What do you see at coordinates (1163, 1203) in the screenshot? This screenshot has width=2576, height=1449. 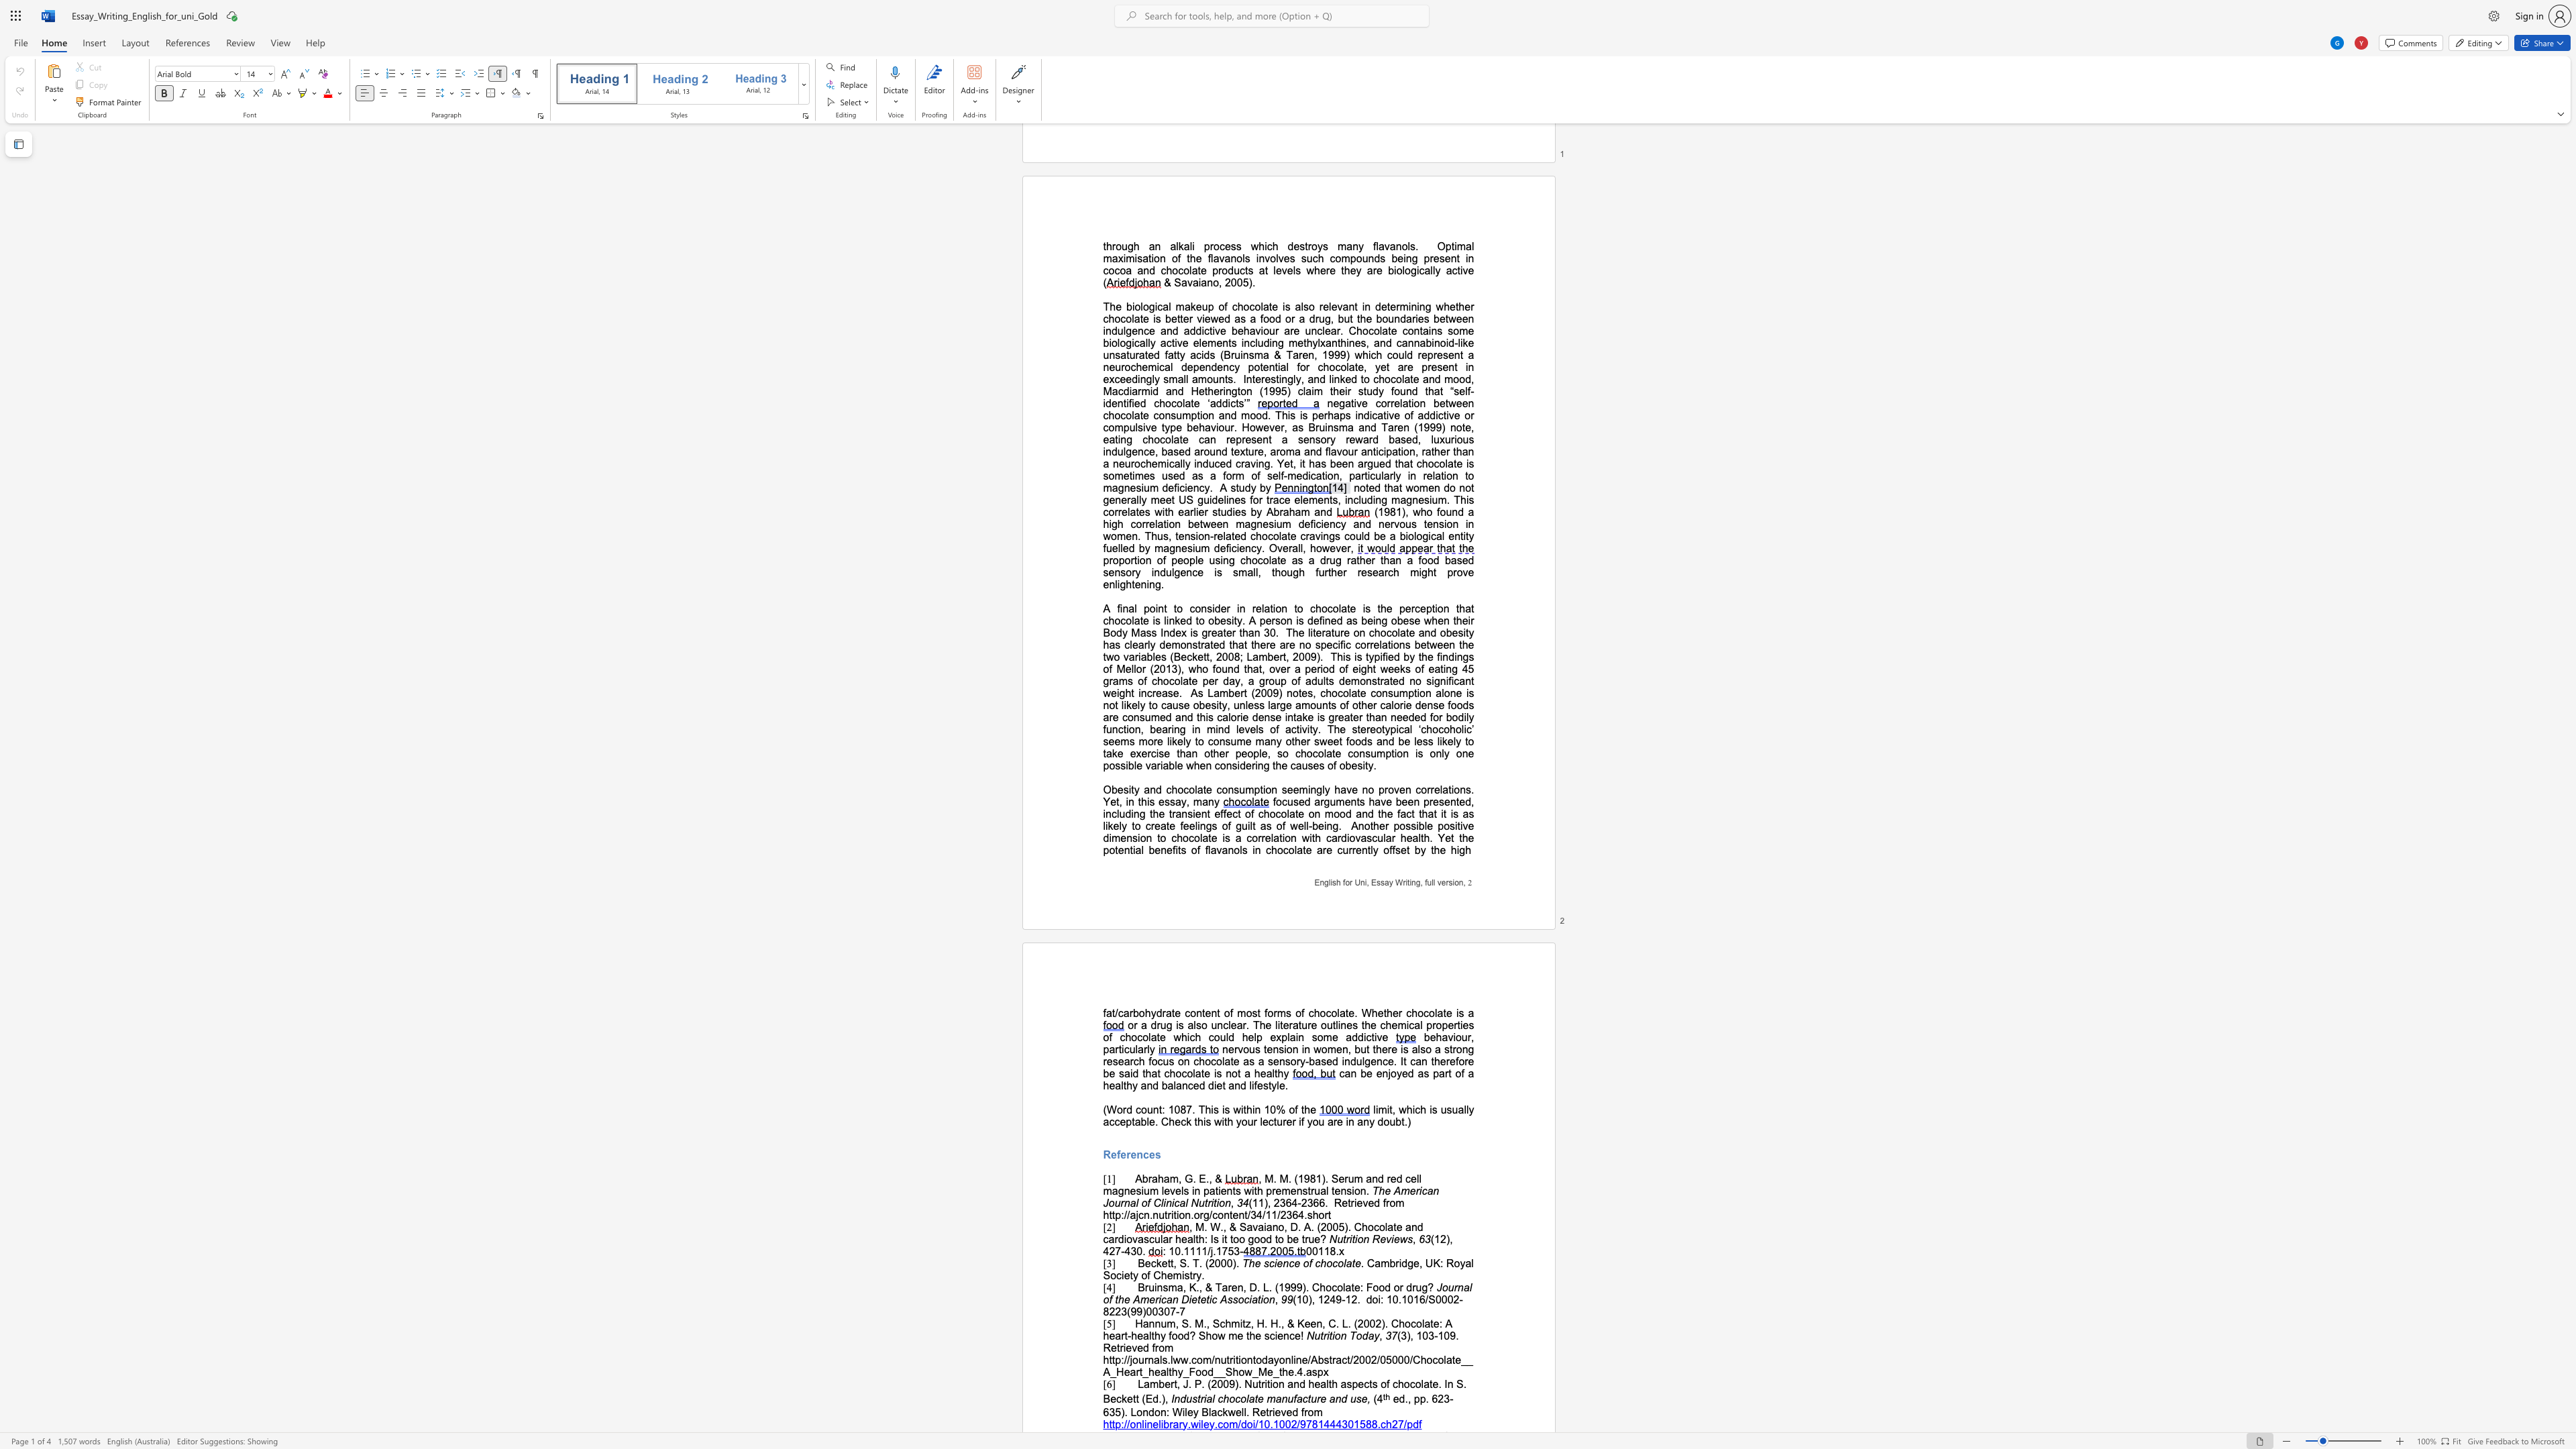 I see `the subset text "inical Nu" within the text "The American Journal of Clinical Nutrition"` at bounding box center [1163, 1203].